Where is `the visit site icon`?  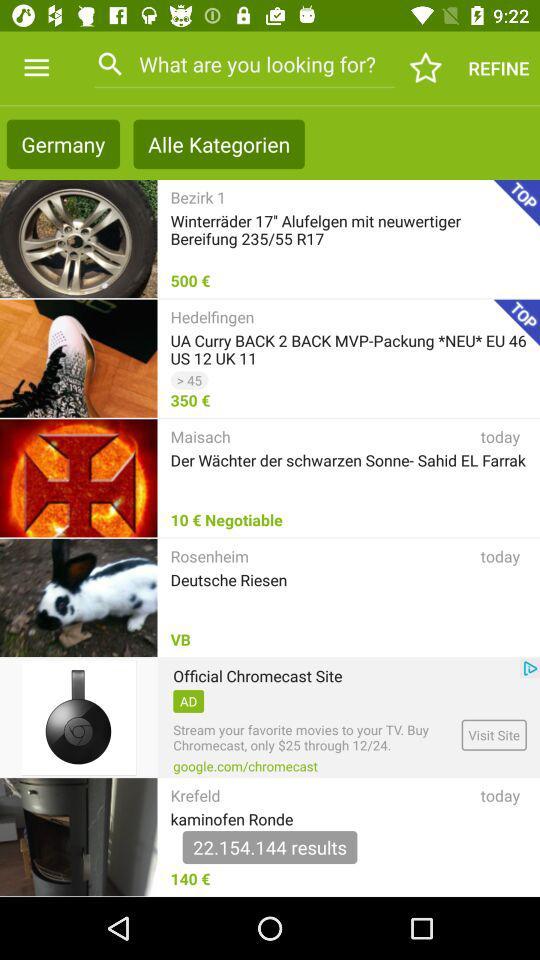 the visit site icon is located at coordinates (493, 734).